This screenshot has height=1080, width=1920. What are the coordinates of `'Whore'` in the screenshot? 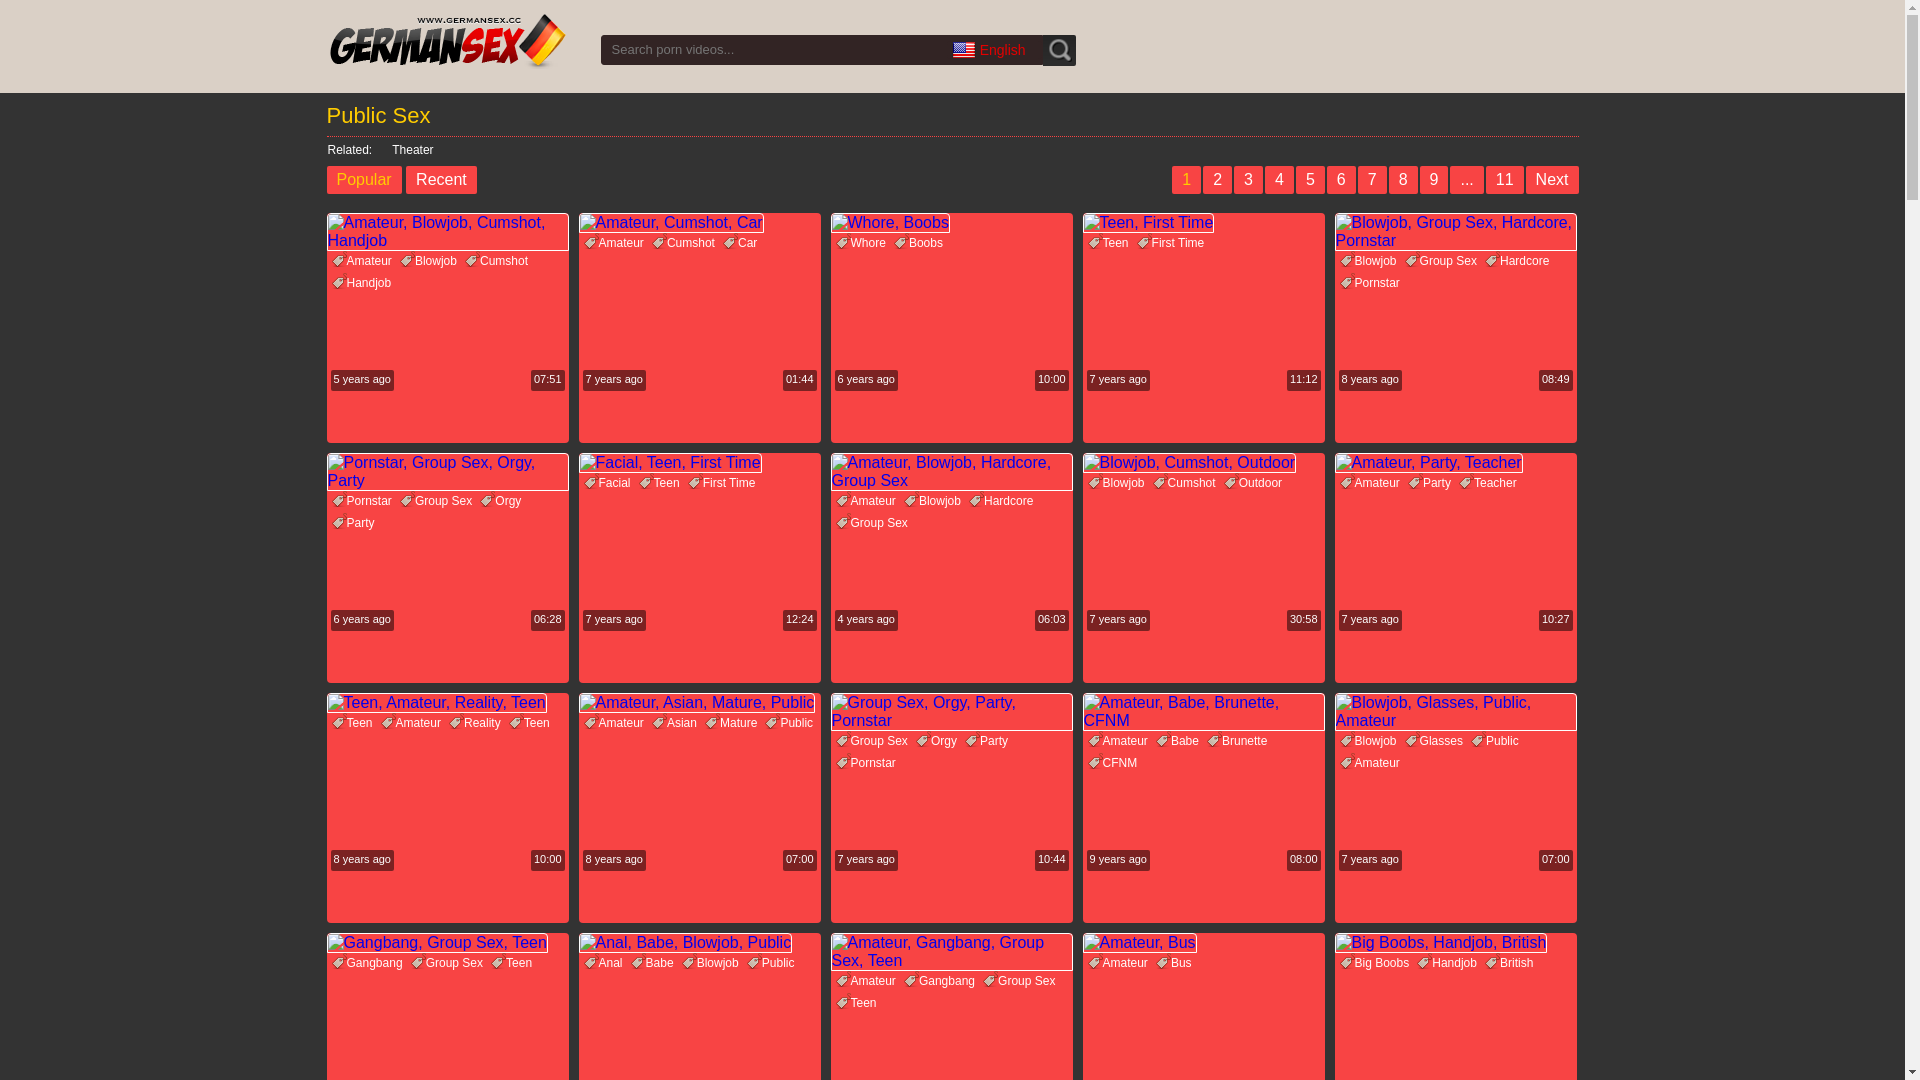 It's located at (863, 242).